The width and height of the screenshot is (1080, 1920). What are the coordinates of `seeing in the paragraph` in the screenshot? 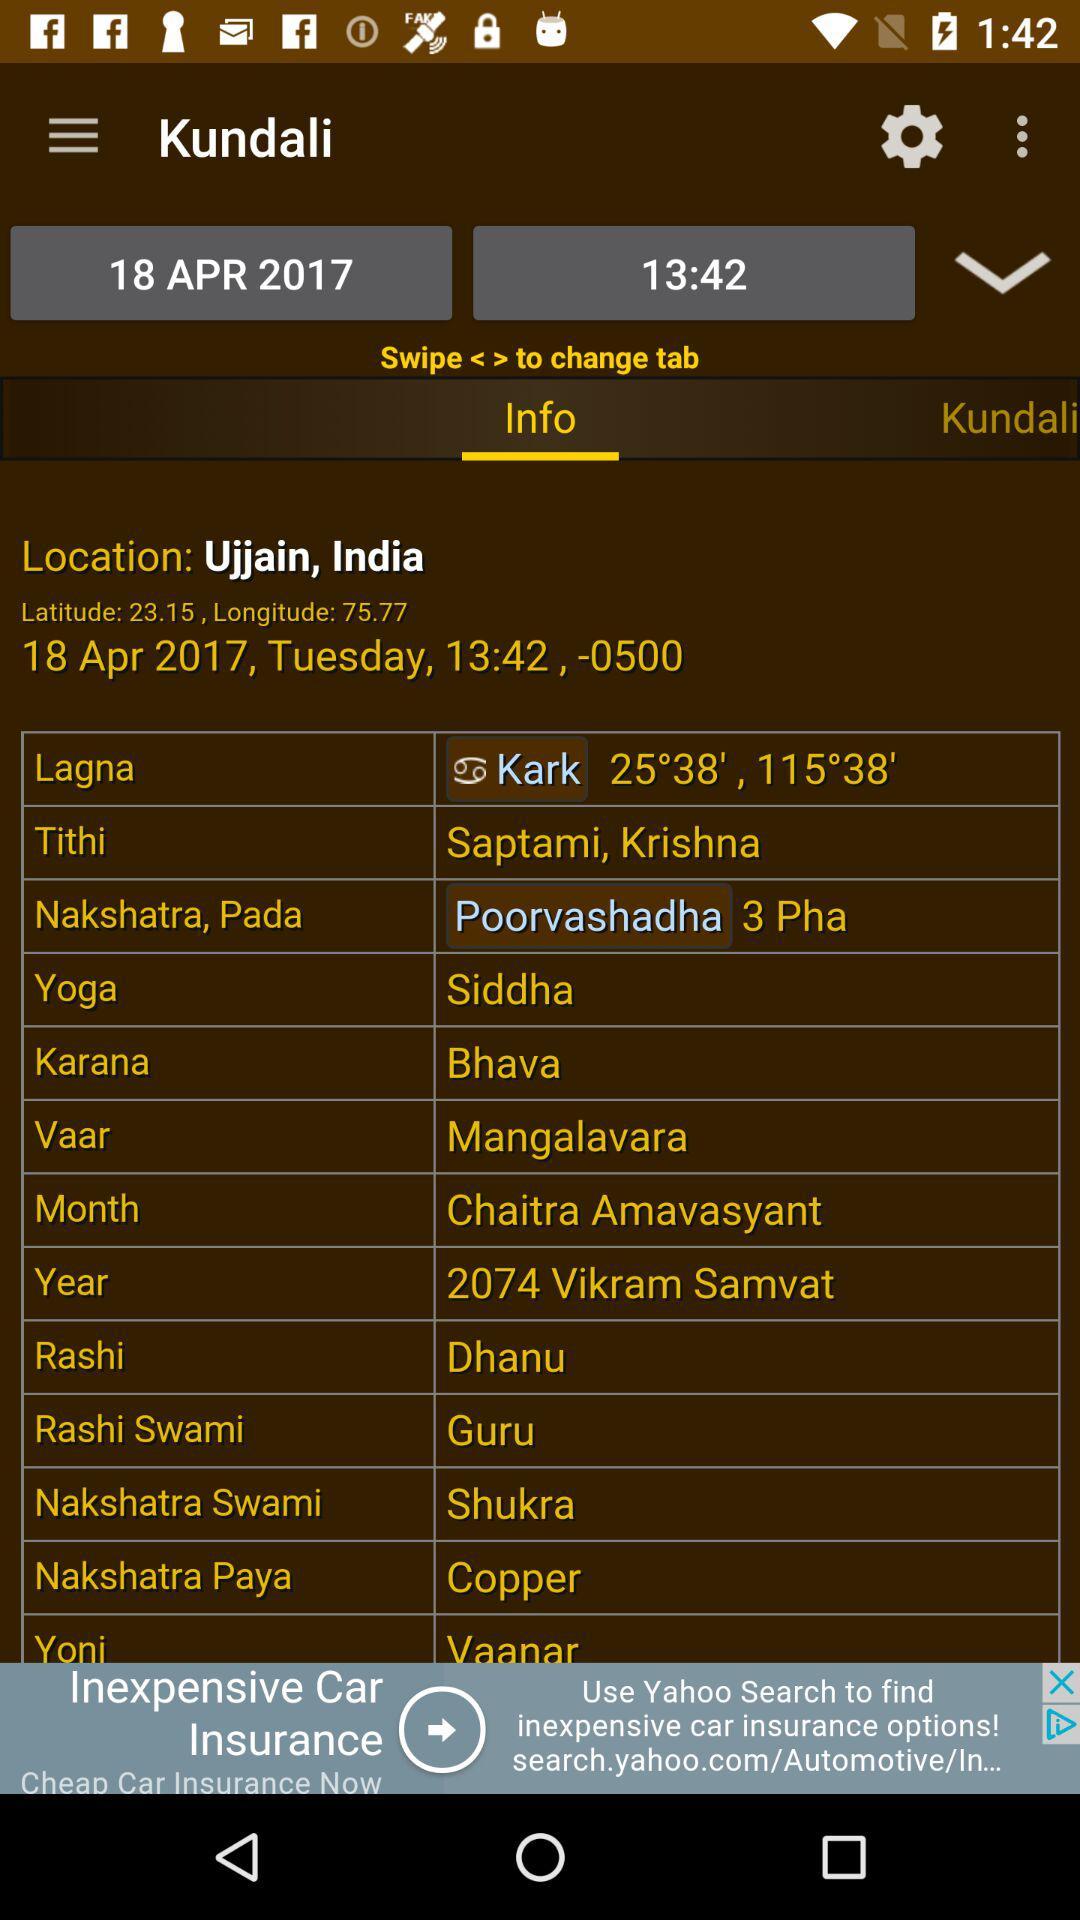 It's located at (540, 1060).